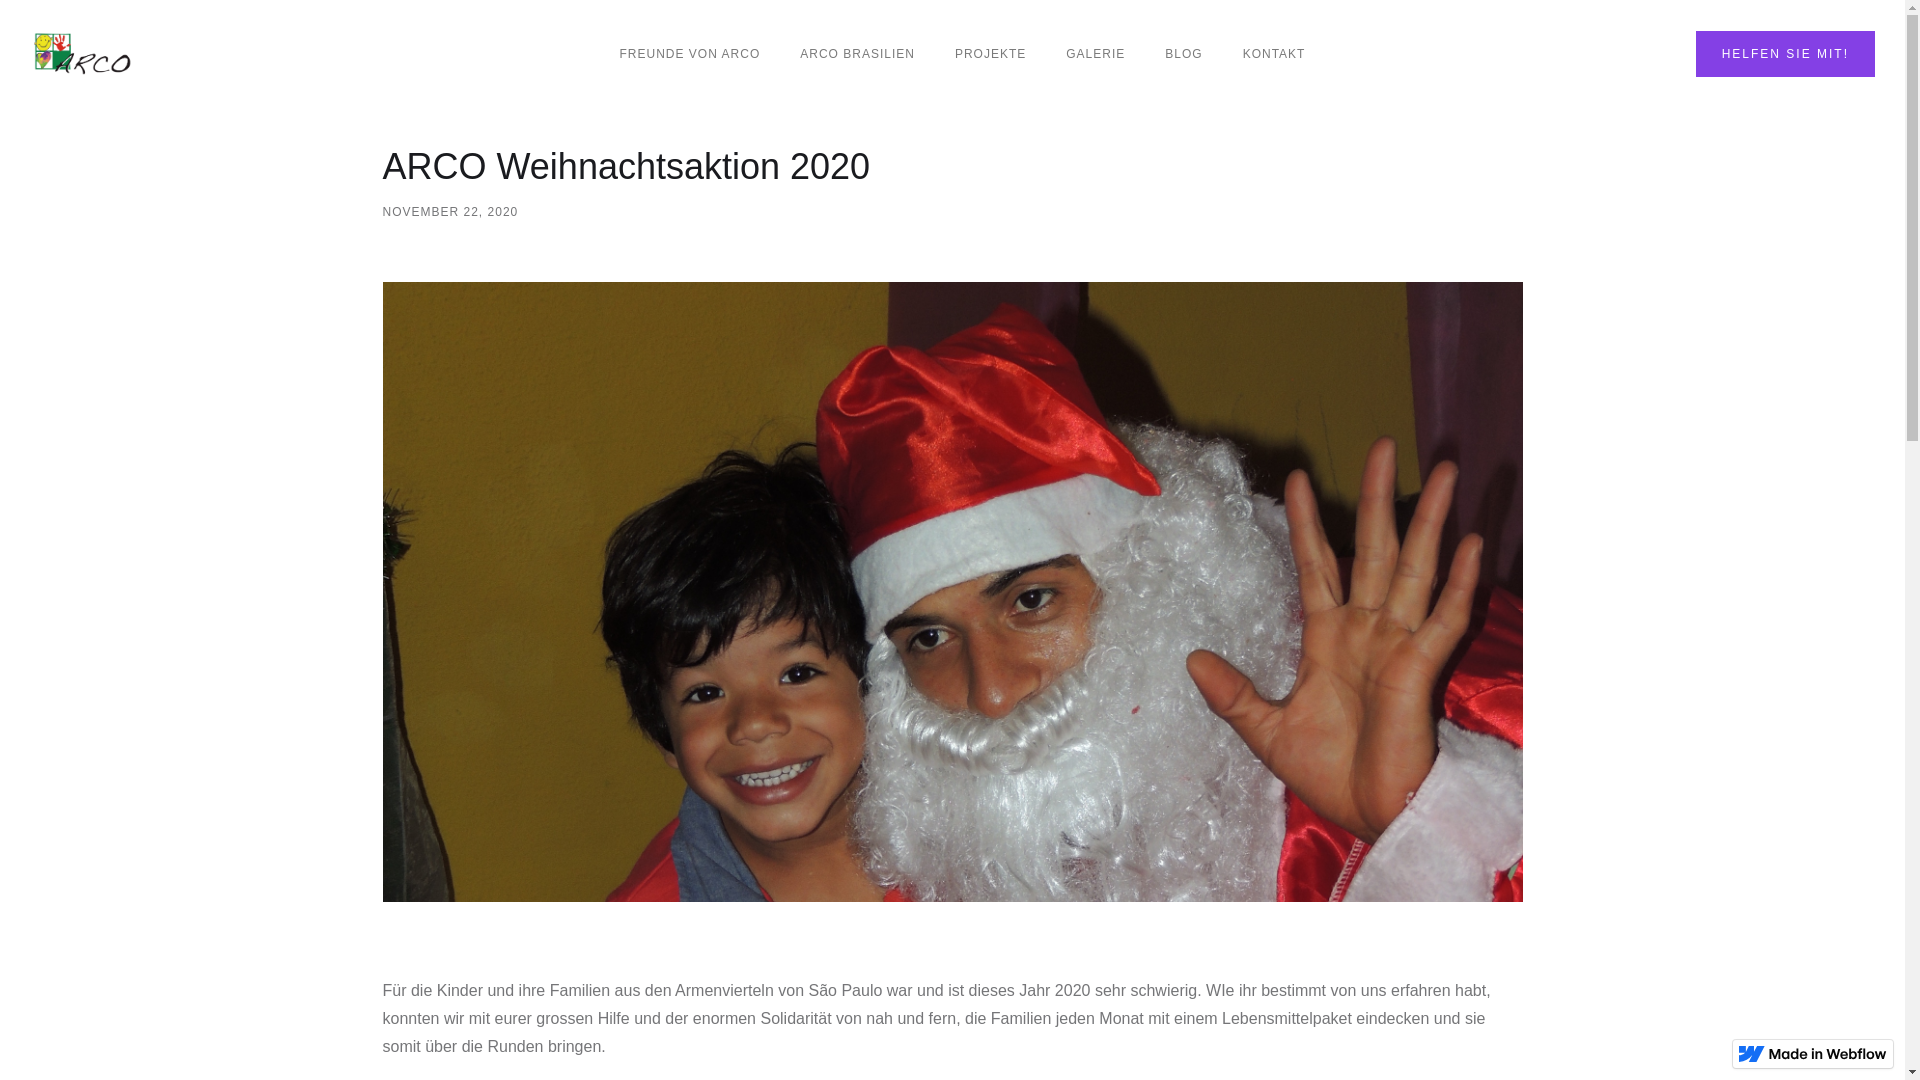  What do you see at coordinates (1183, 53) in the screenshot?
I see `'BLOG'` at bounding box center [1183, 53].